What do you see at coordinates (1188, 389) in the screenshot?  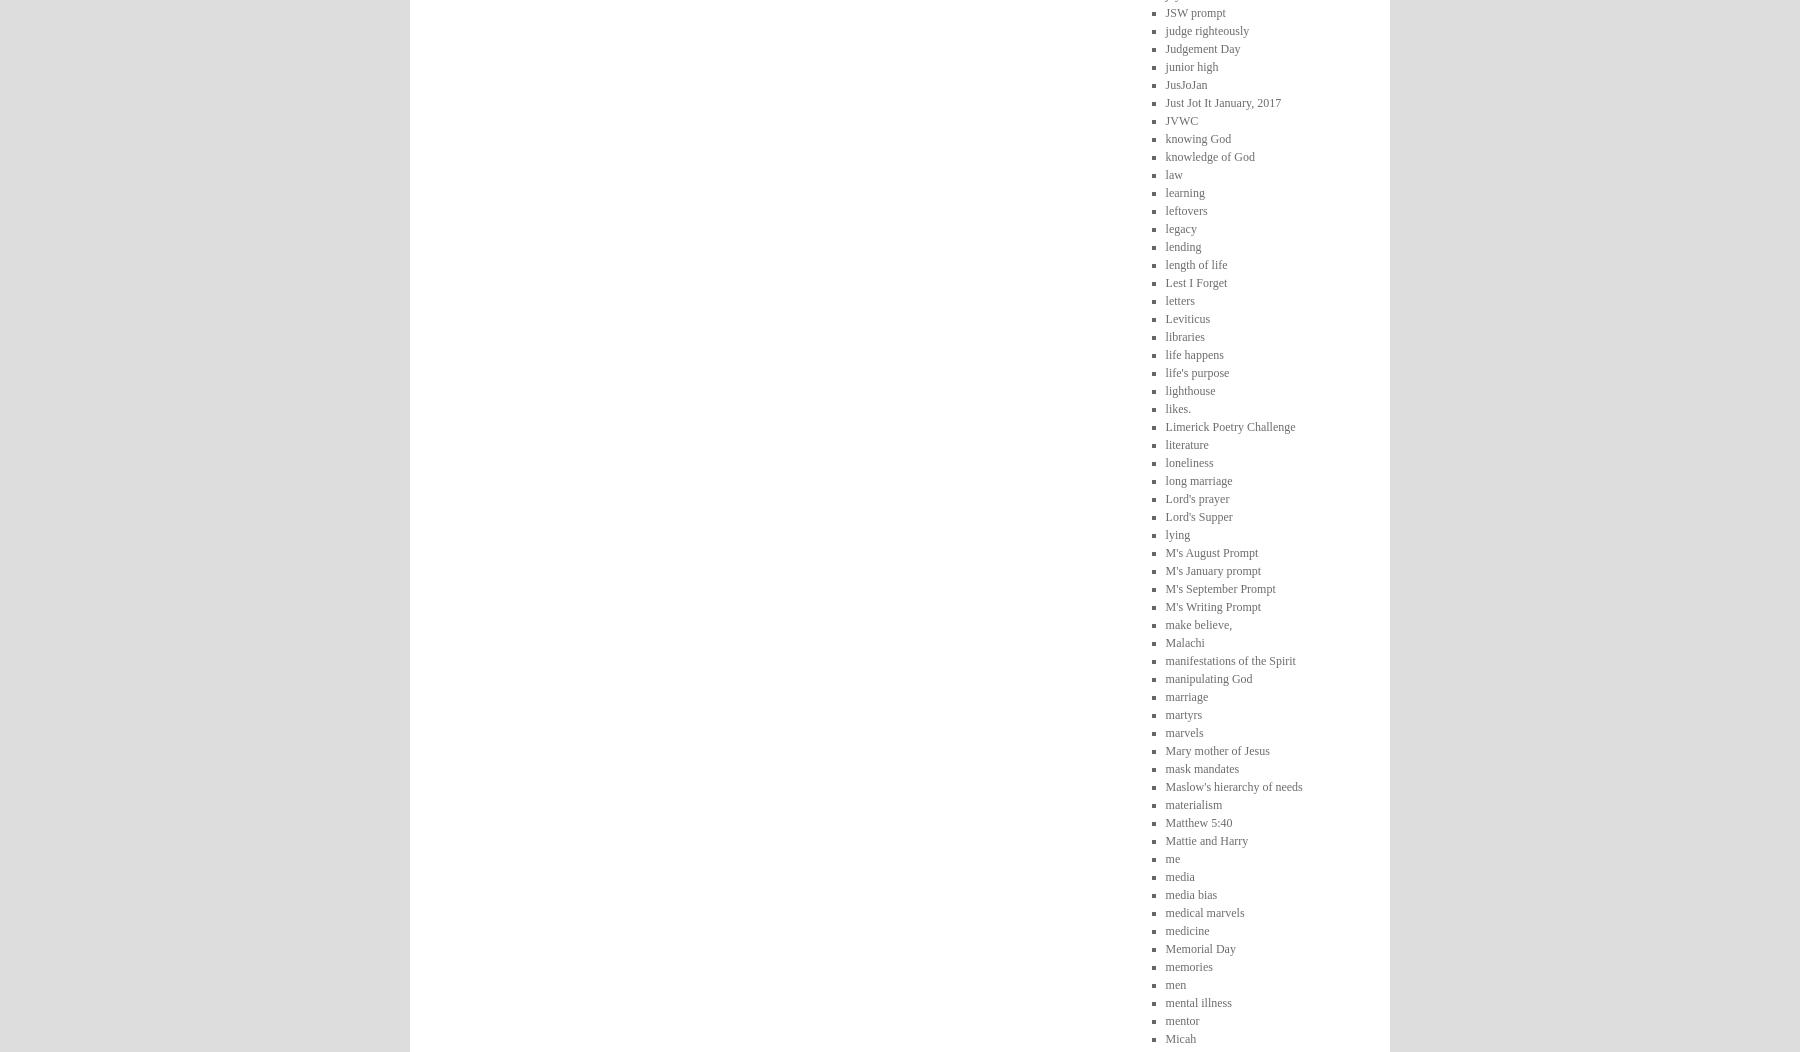 I see `'lighthouse'` at bounding box center [1188, 389].